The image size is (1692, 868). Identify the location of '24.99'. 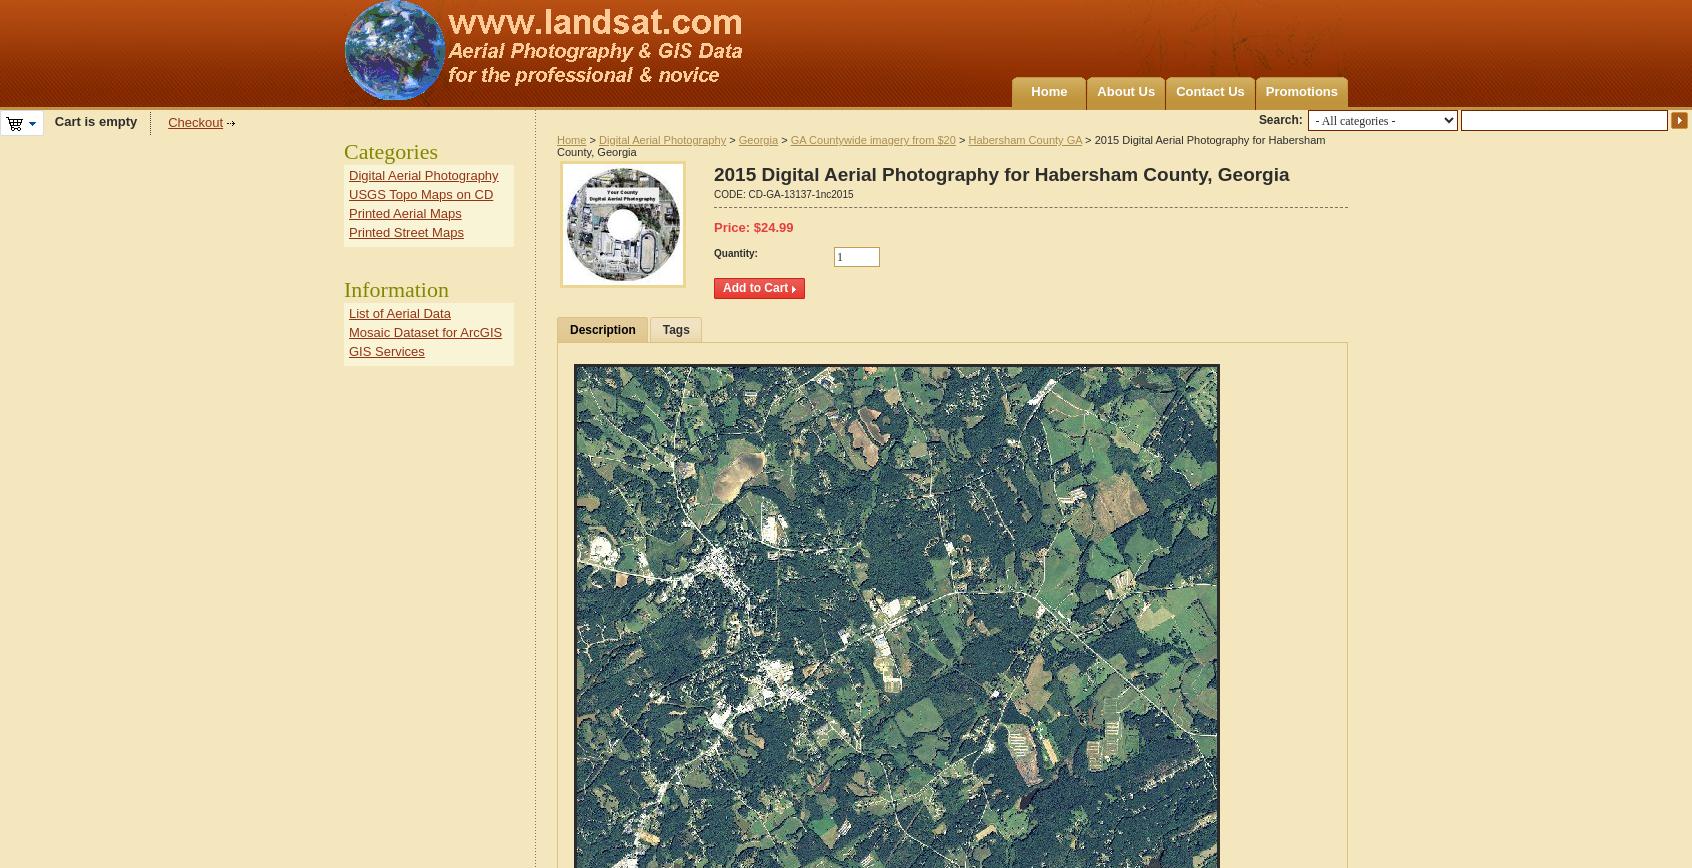
(776, 227).